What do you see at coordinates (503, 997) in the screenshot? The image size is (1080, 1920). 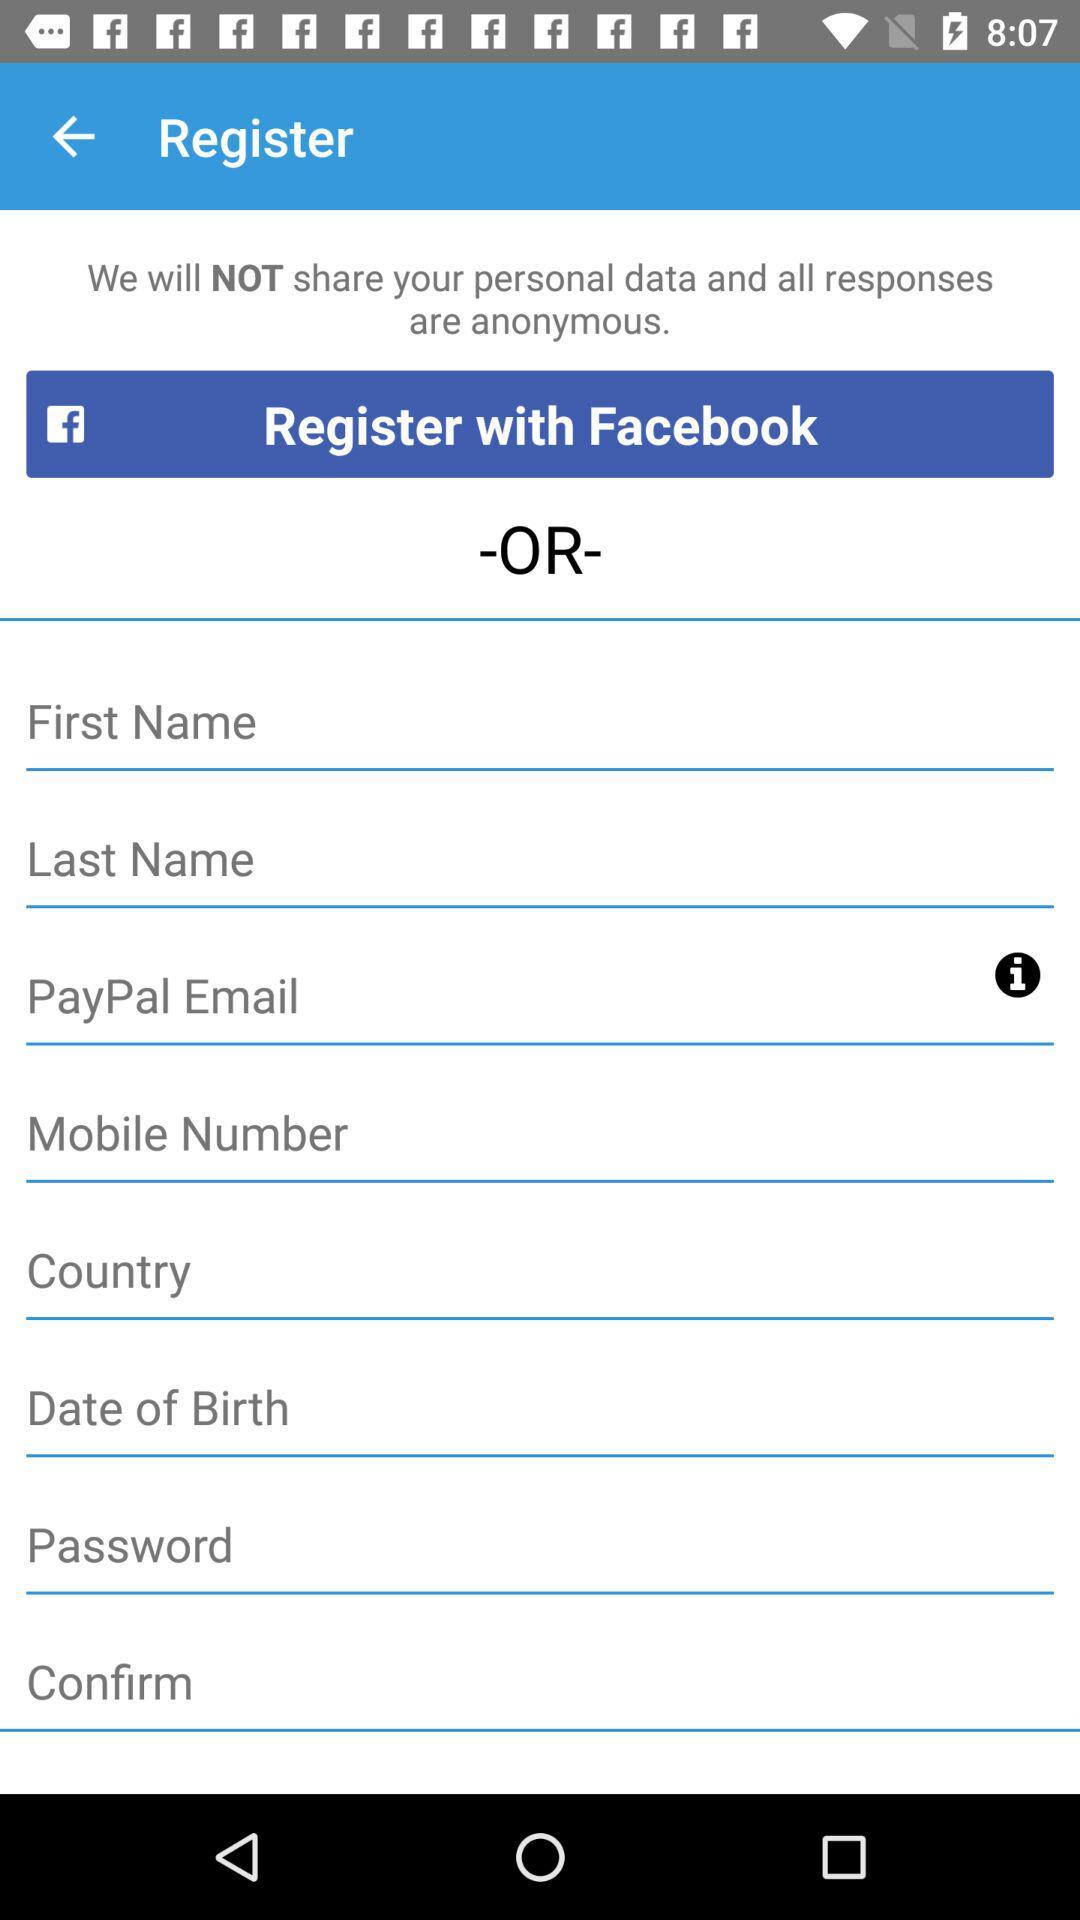 I see `paypal information` at bounding box center [503, 997].